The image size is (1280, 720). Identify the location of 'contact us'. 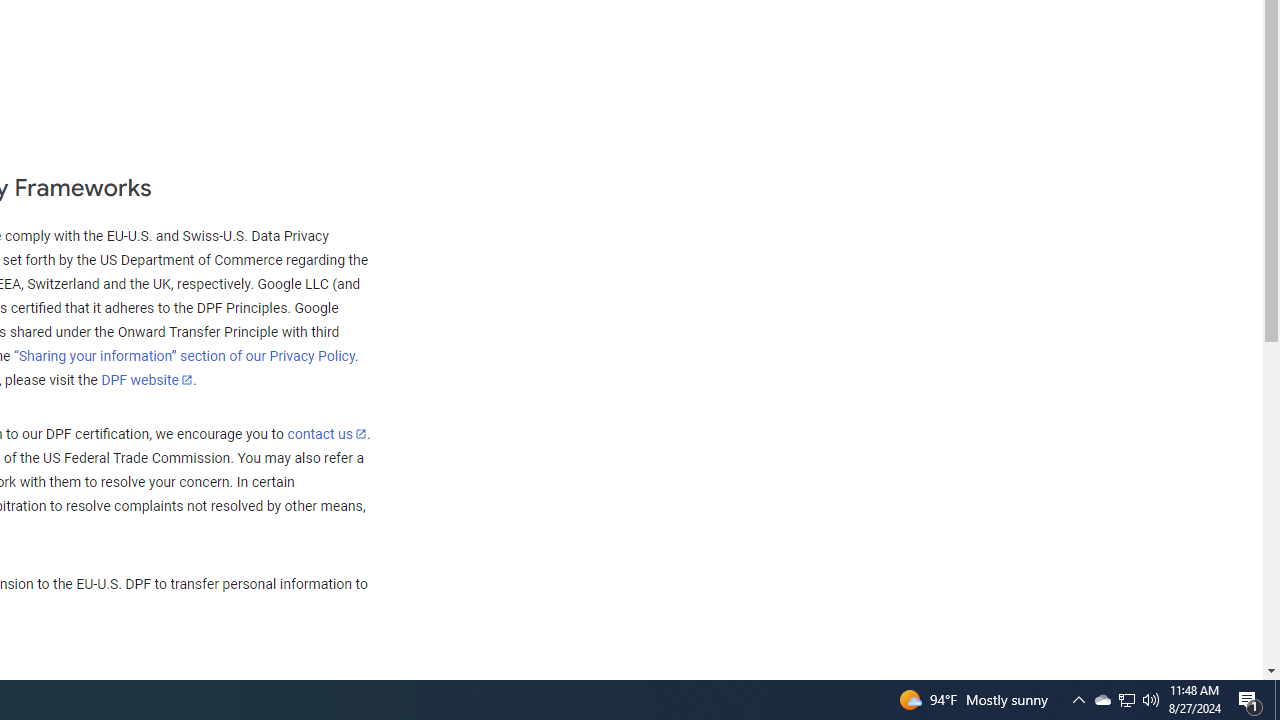
(327, 432).